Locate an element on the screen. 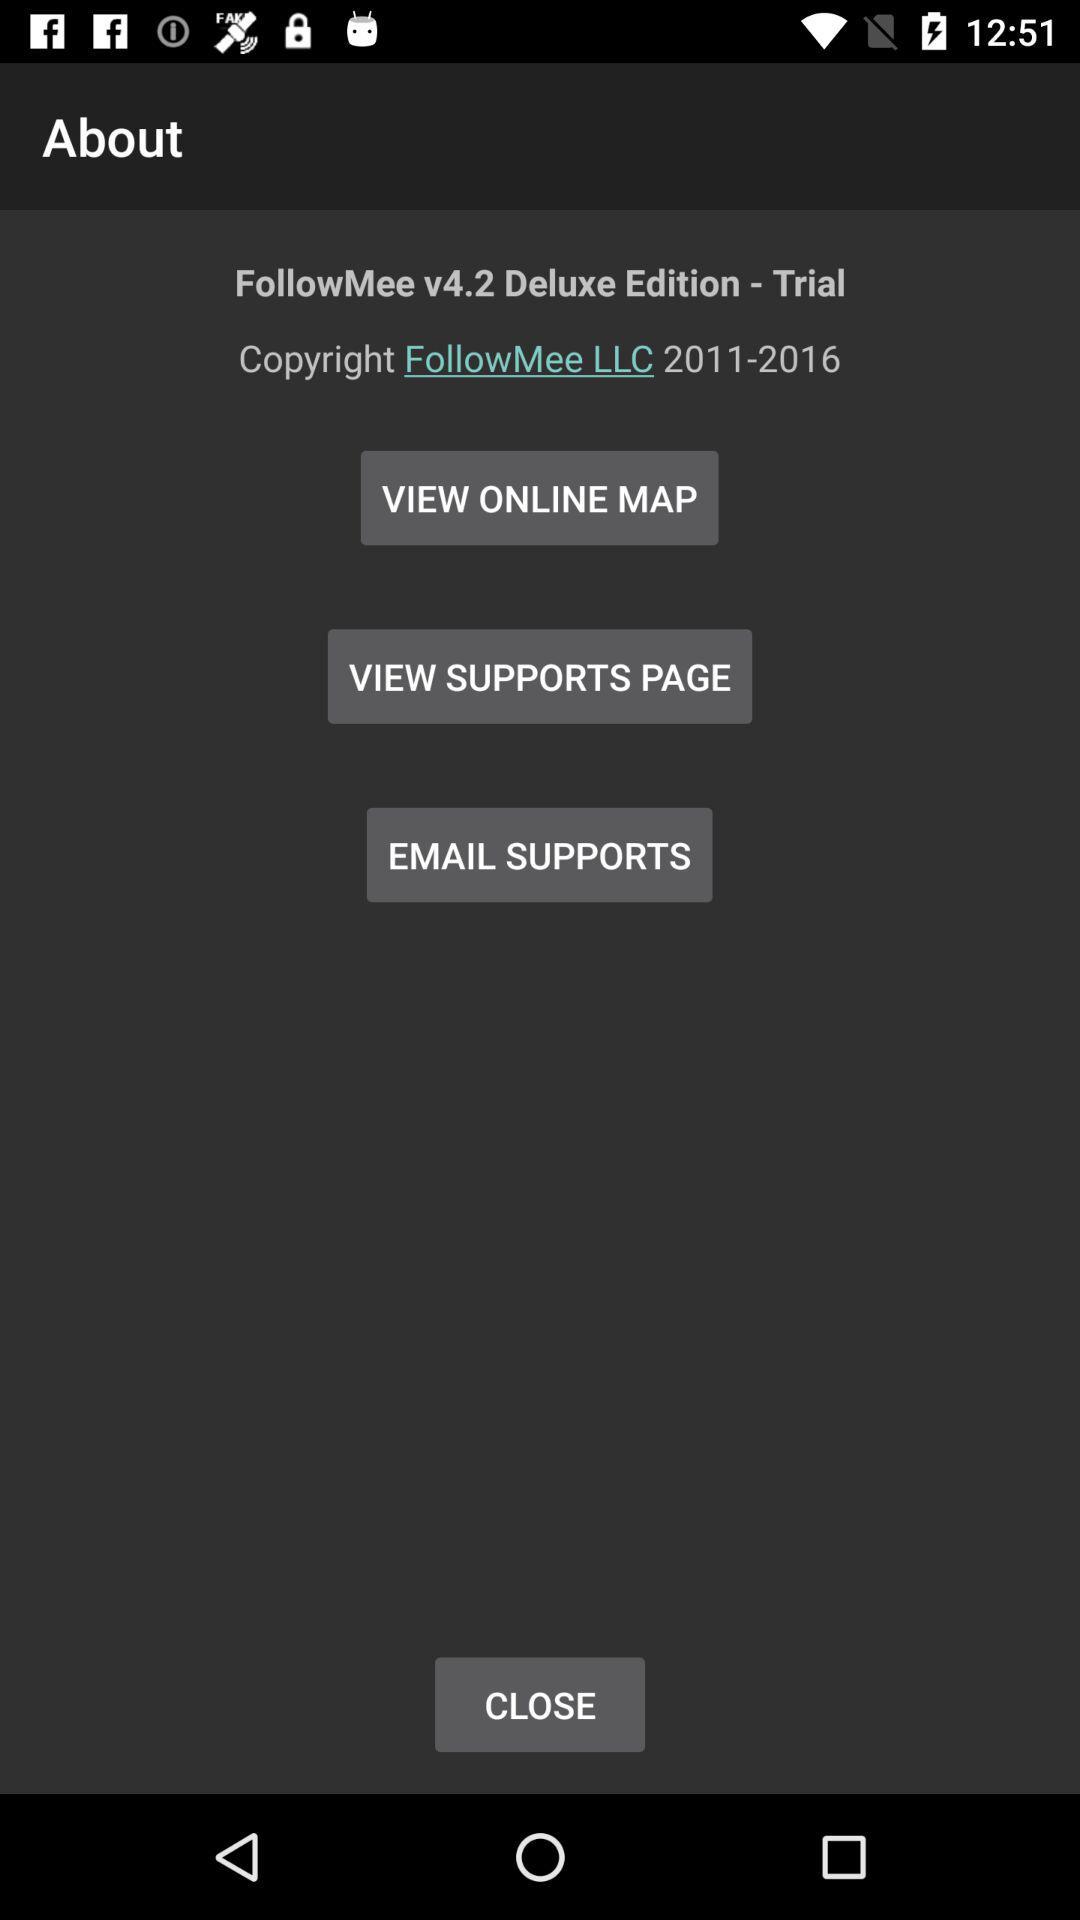  button below view supports page item is located at coordinates (538, 854).